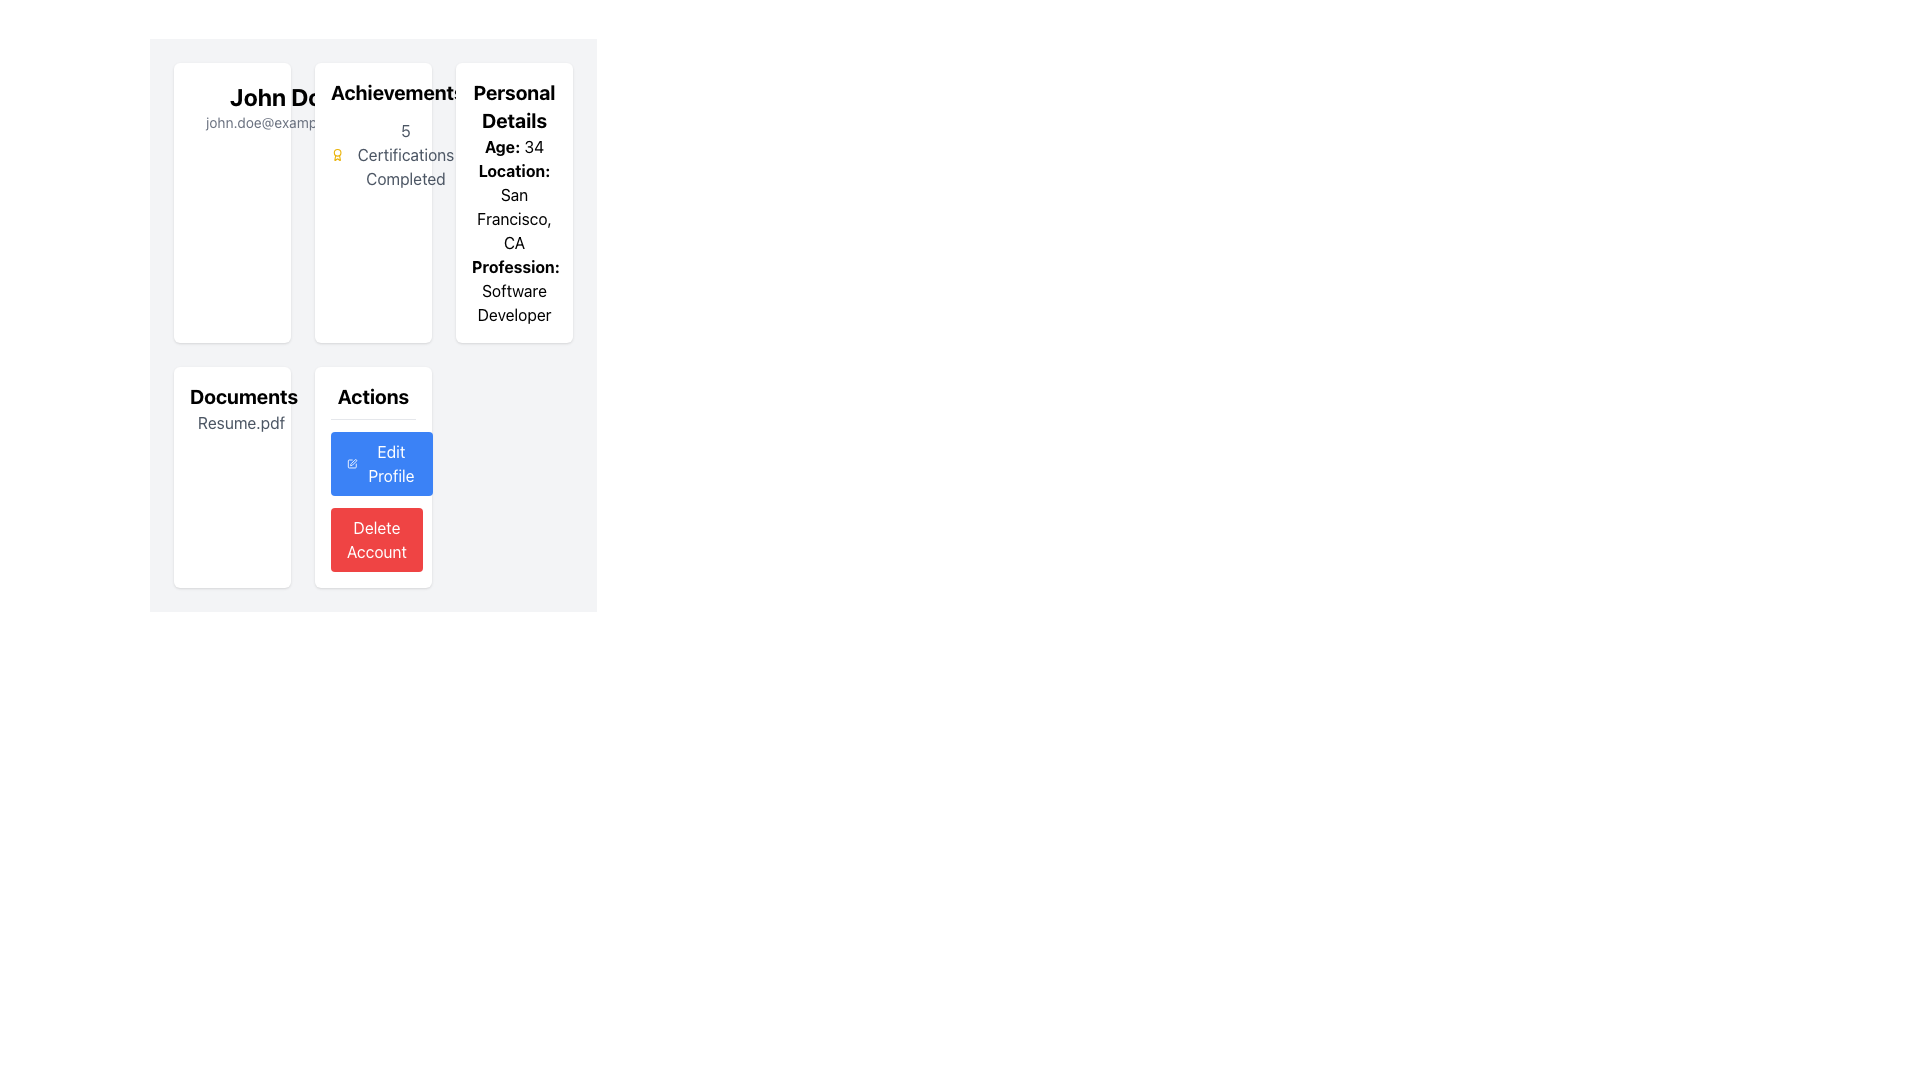  What do you see at coordinates (232, 203) in the screenshot?
I see `the card component displaying 'John Doe' at the top, which is the first card in the row within a grid layout` at bounding box center [232, 203].